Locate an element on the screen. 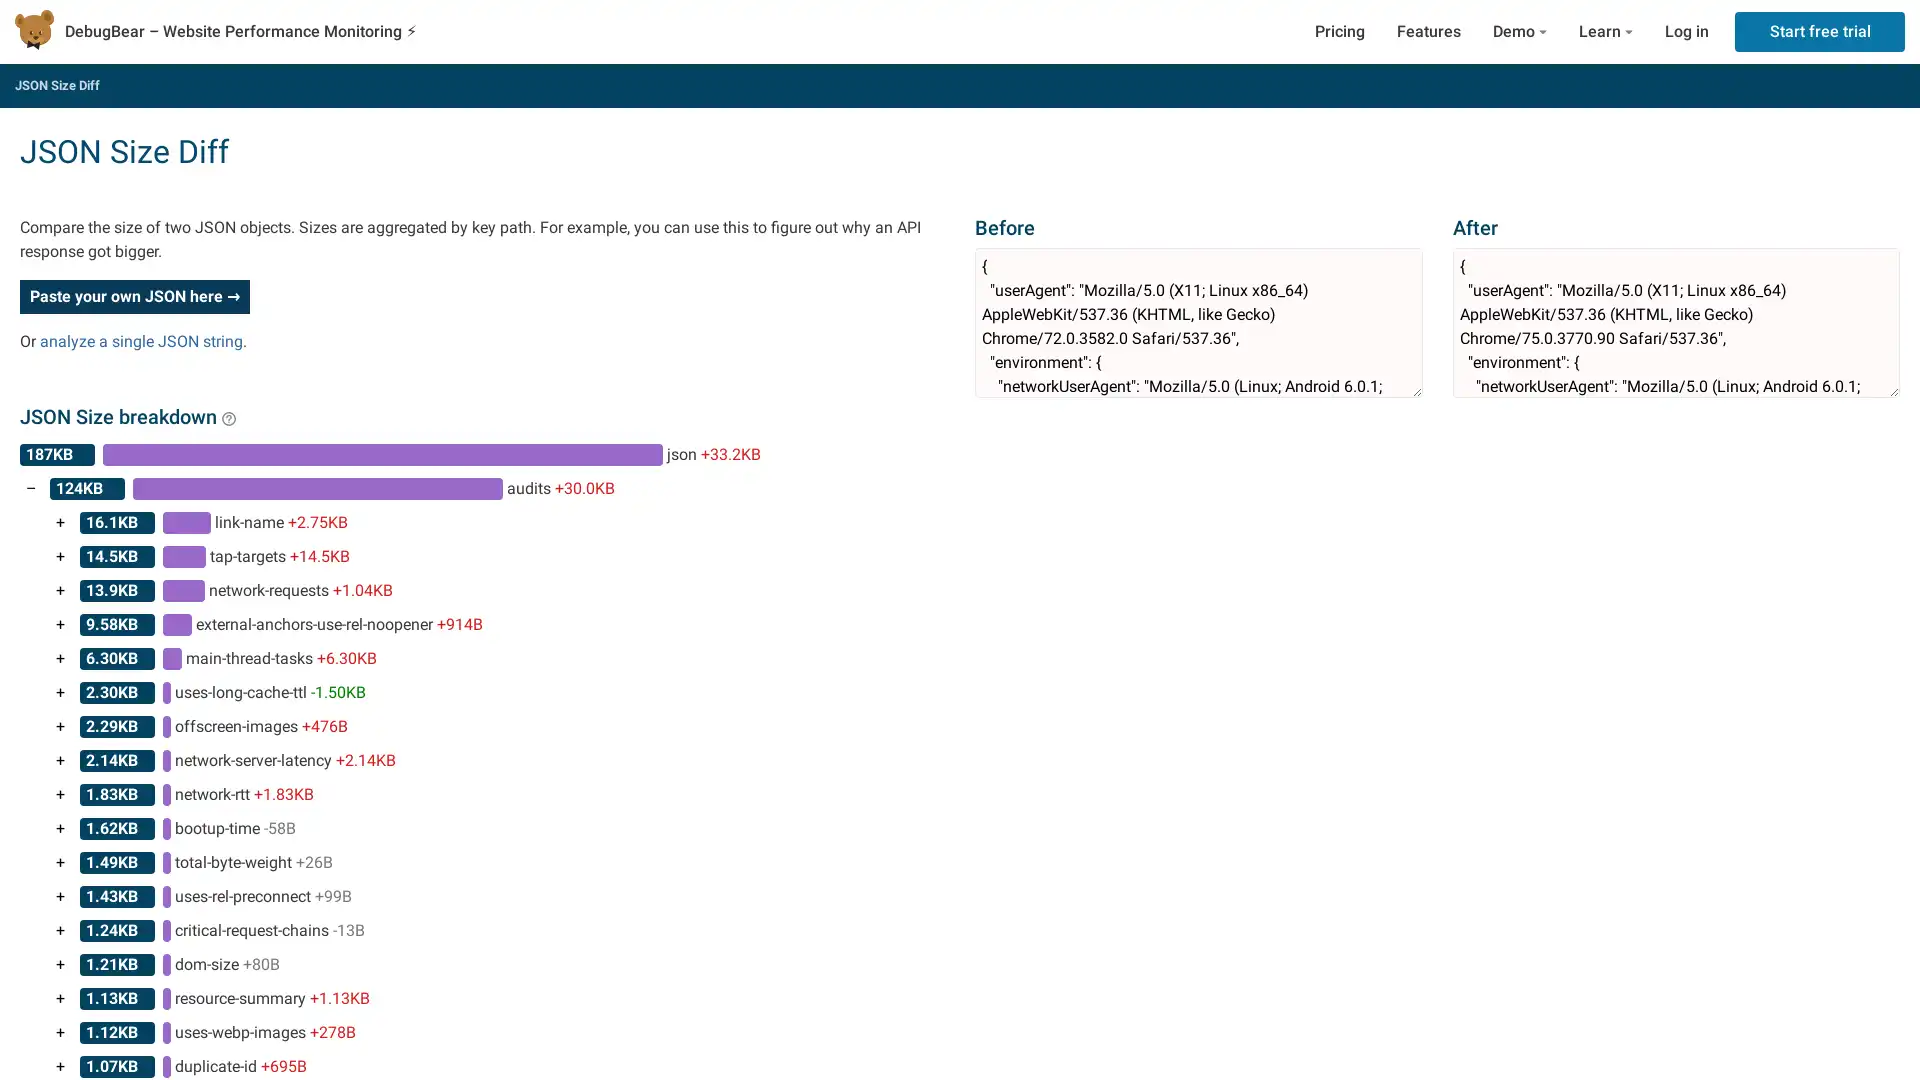 The width and height of the screenshot is (1920, 1080). + is located at coordinates (60, 896).